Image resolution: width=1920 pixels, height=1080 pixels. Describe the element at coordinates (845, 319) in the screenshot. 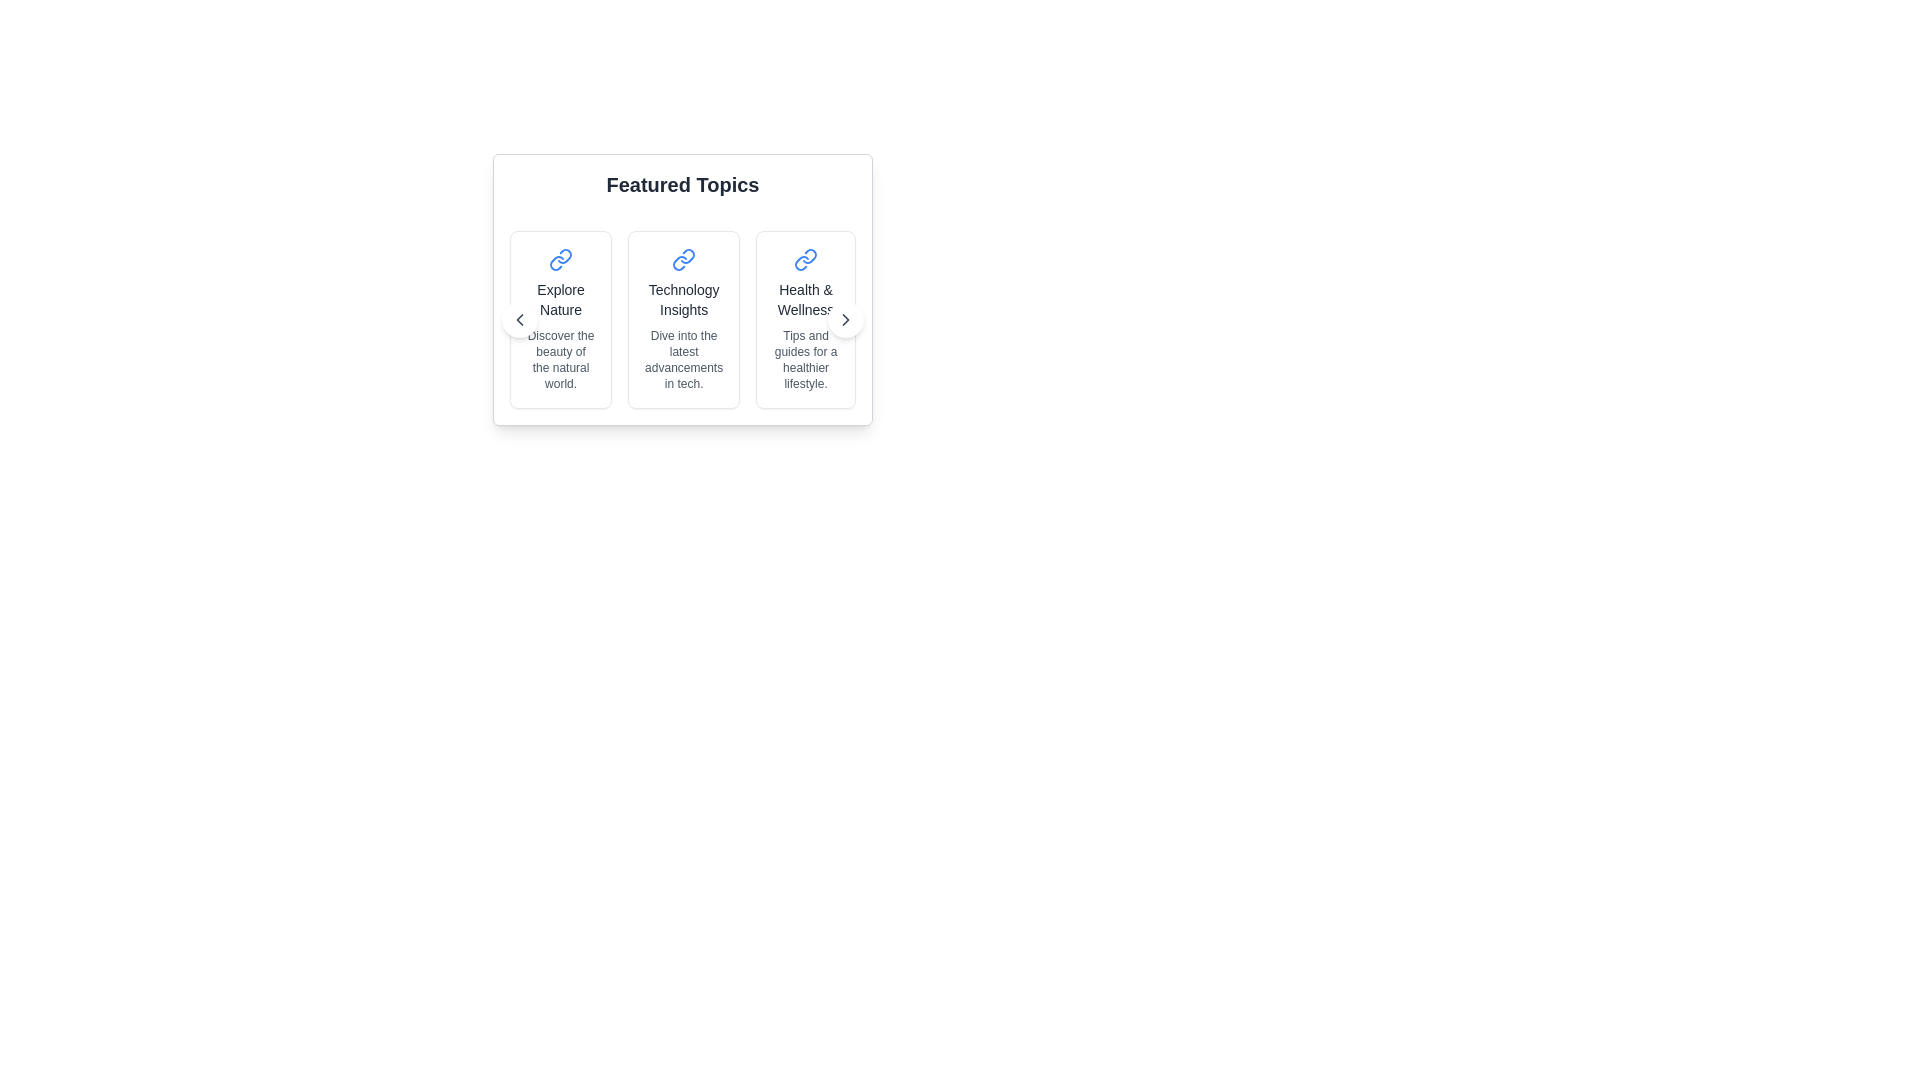

I see `the rightward-pointing chevron icon located at the far right of the 'Health & Wellness' card under 'Featured Topics'` at that location.